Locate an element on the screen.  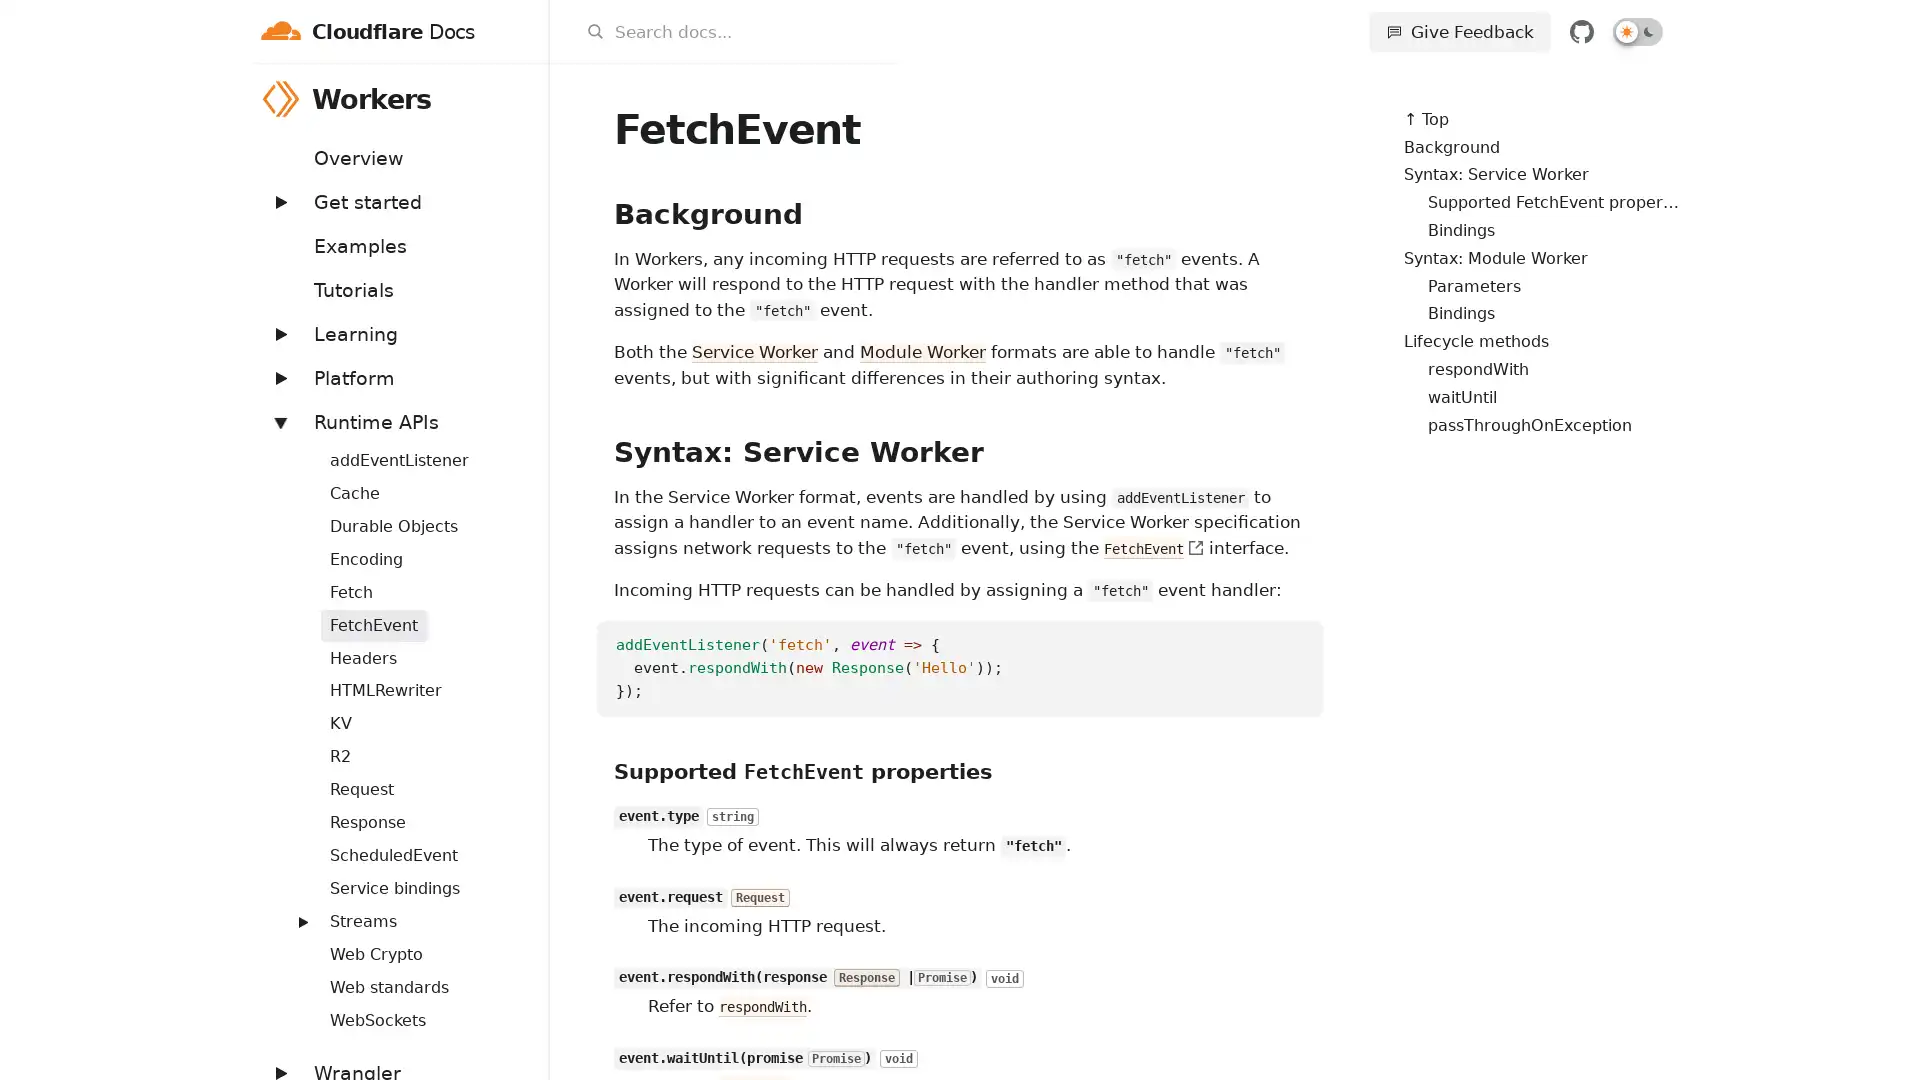
Expand: Bindings is located at coordinates (291, 447).